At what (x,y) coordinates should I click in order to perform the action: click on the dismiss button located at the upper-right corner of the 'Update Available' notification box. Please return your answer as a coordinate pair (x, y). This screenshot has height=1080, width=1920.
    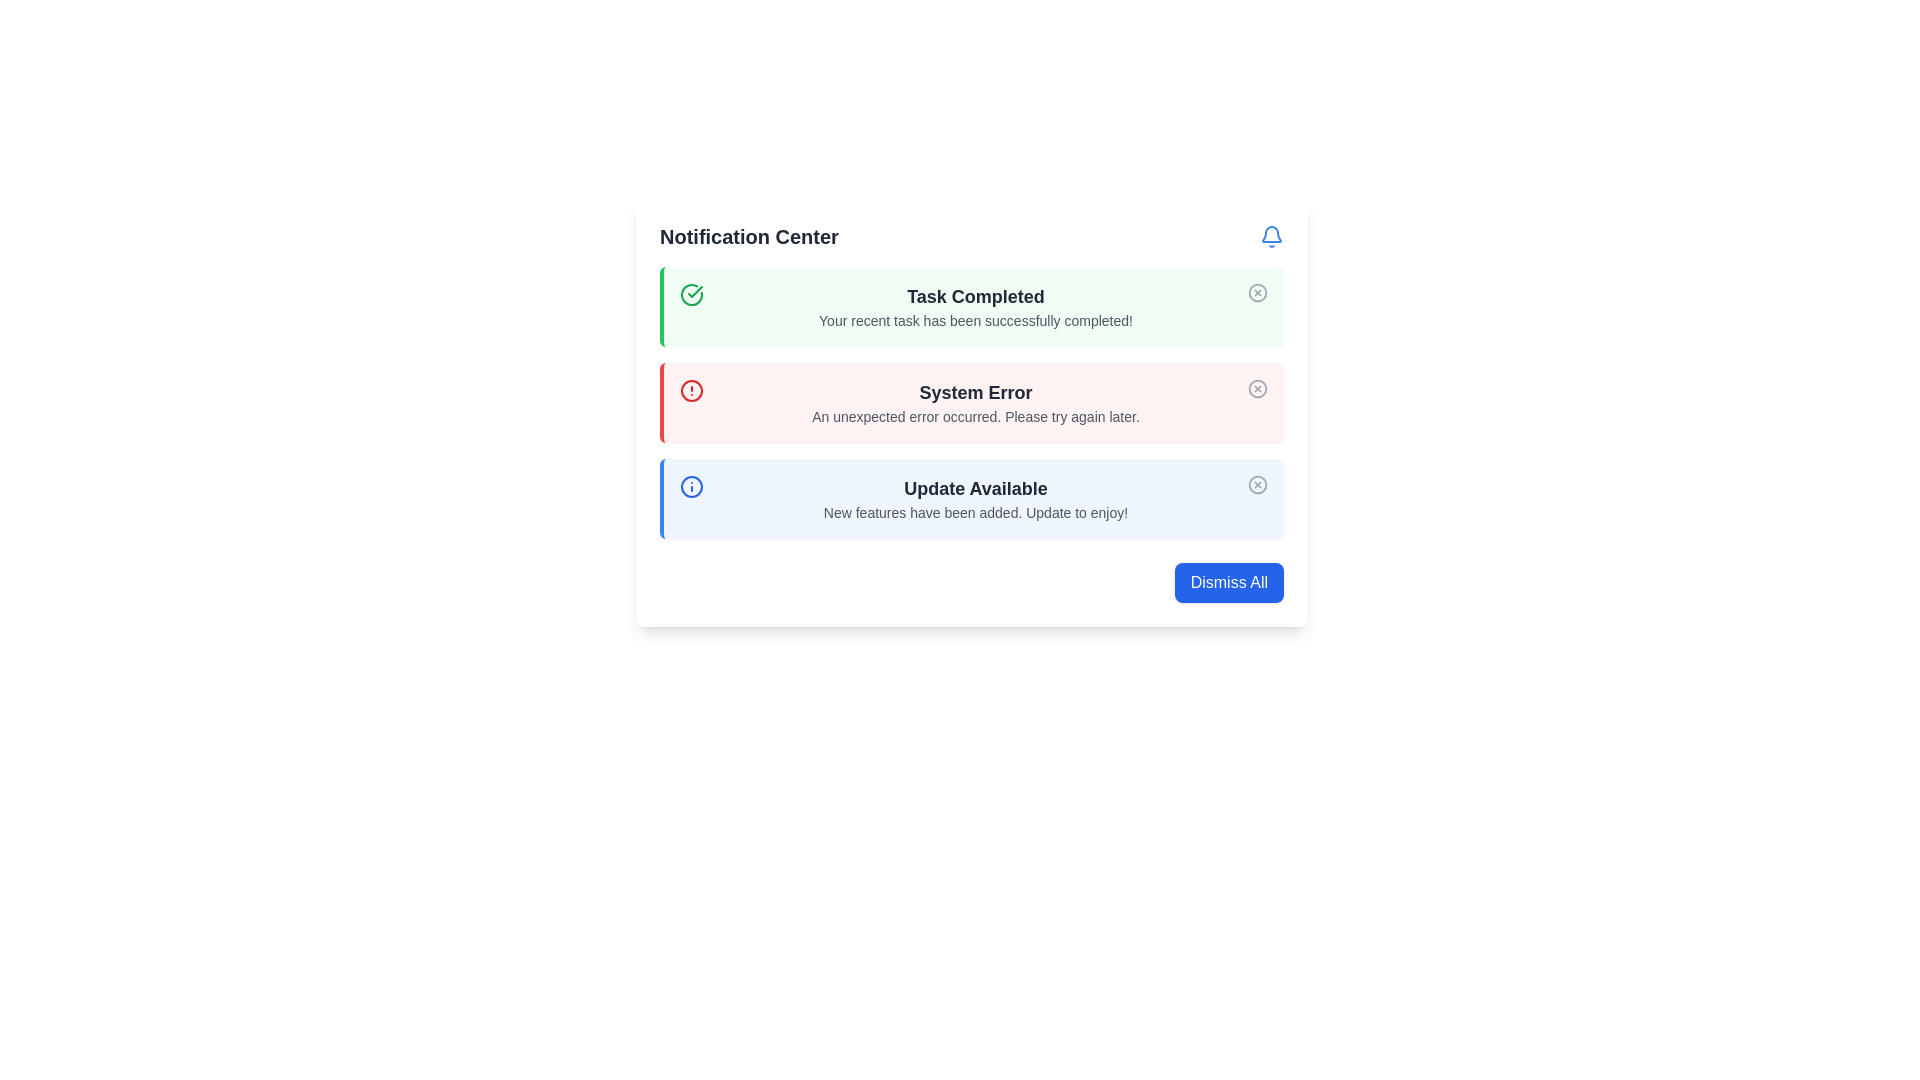
    Looking at the image, I should click on (1256, 485).